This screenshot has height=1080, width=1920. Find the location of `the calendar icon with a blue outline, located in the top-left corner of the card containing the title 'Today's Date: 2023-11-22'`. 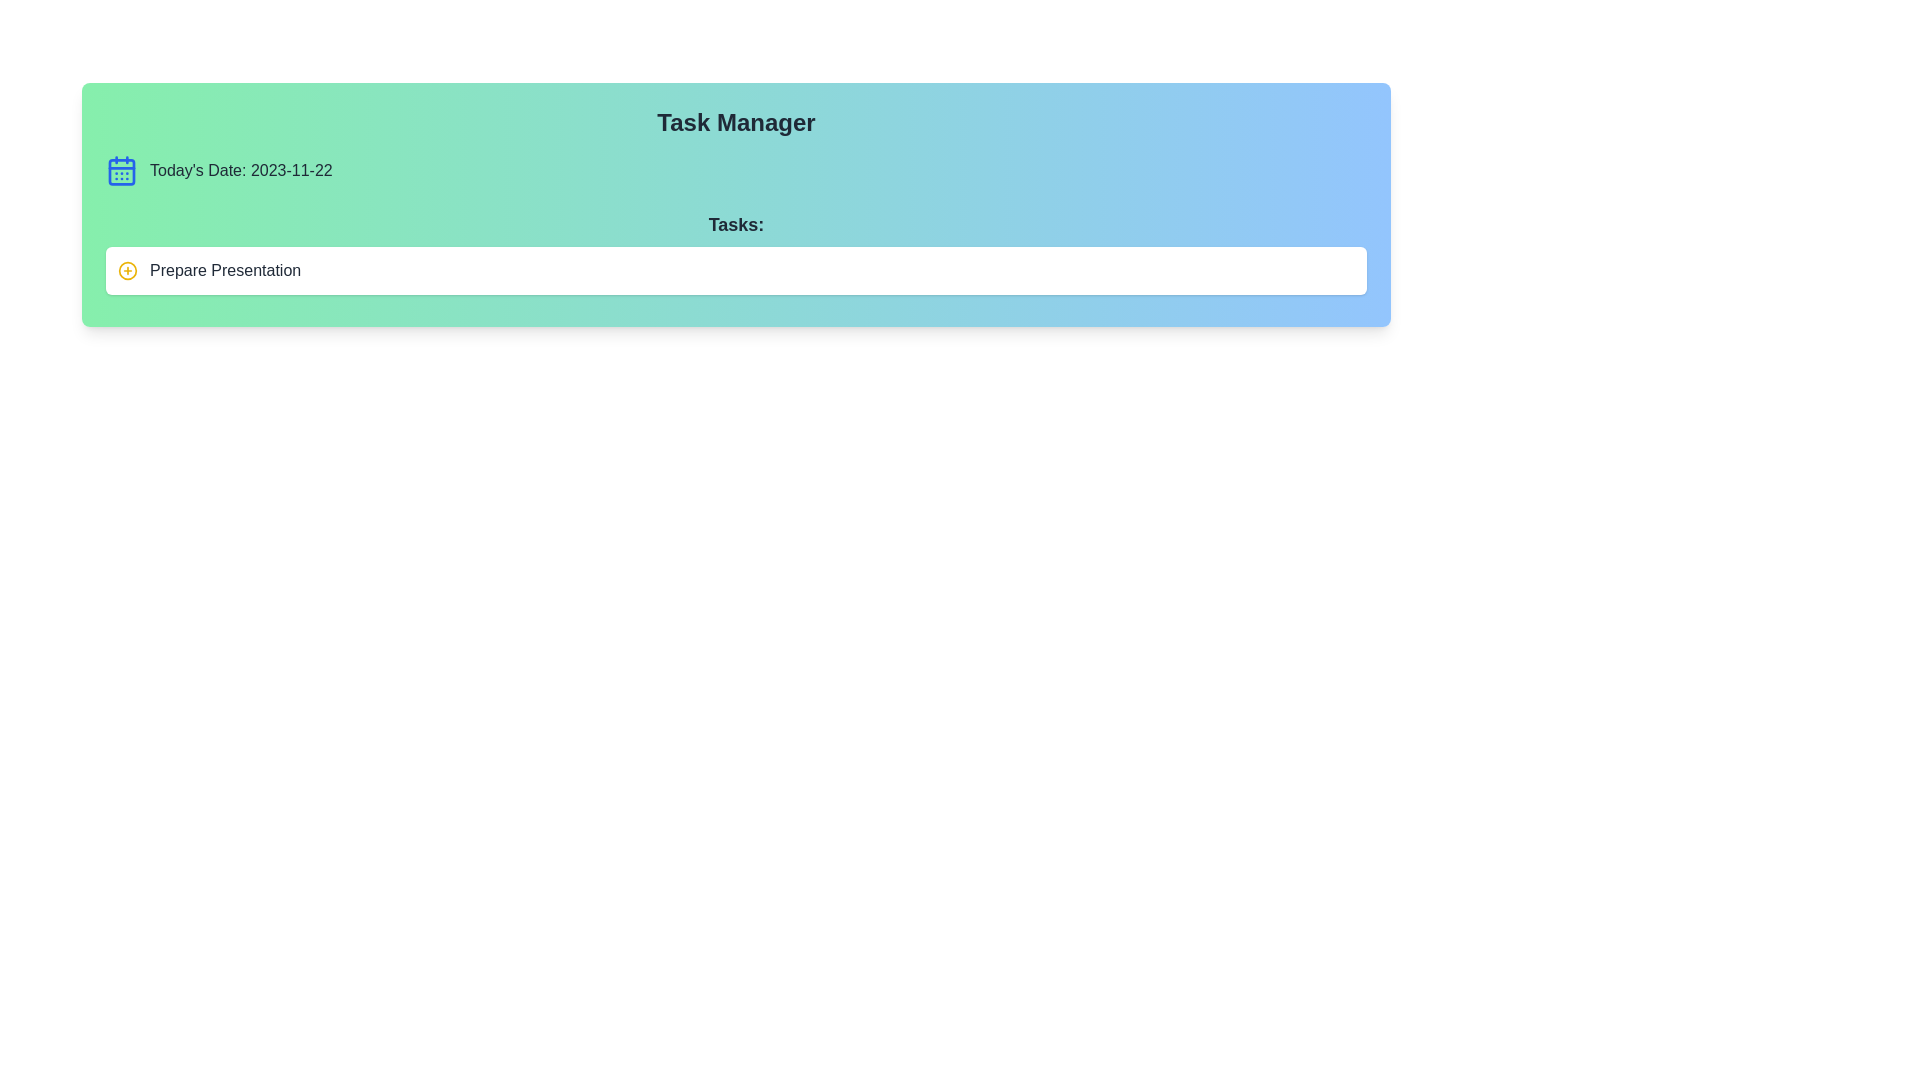

the calendar icon with a blue outline, located in the top-left corner of the card containing the title 'Today's Date: 2023-11-22' is located at coordinates (120, 169).